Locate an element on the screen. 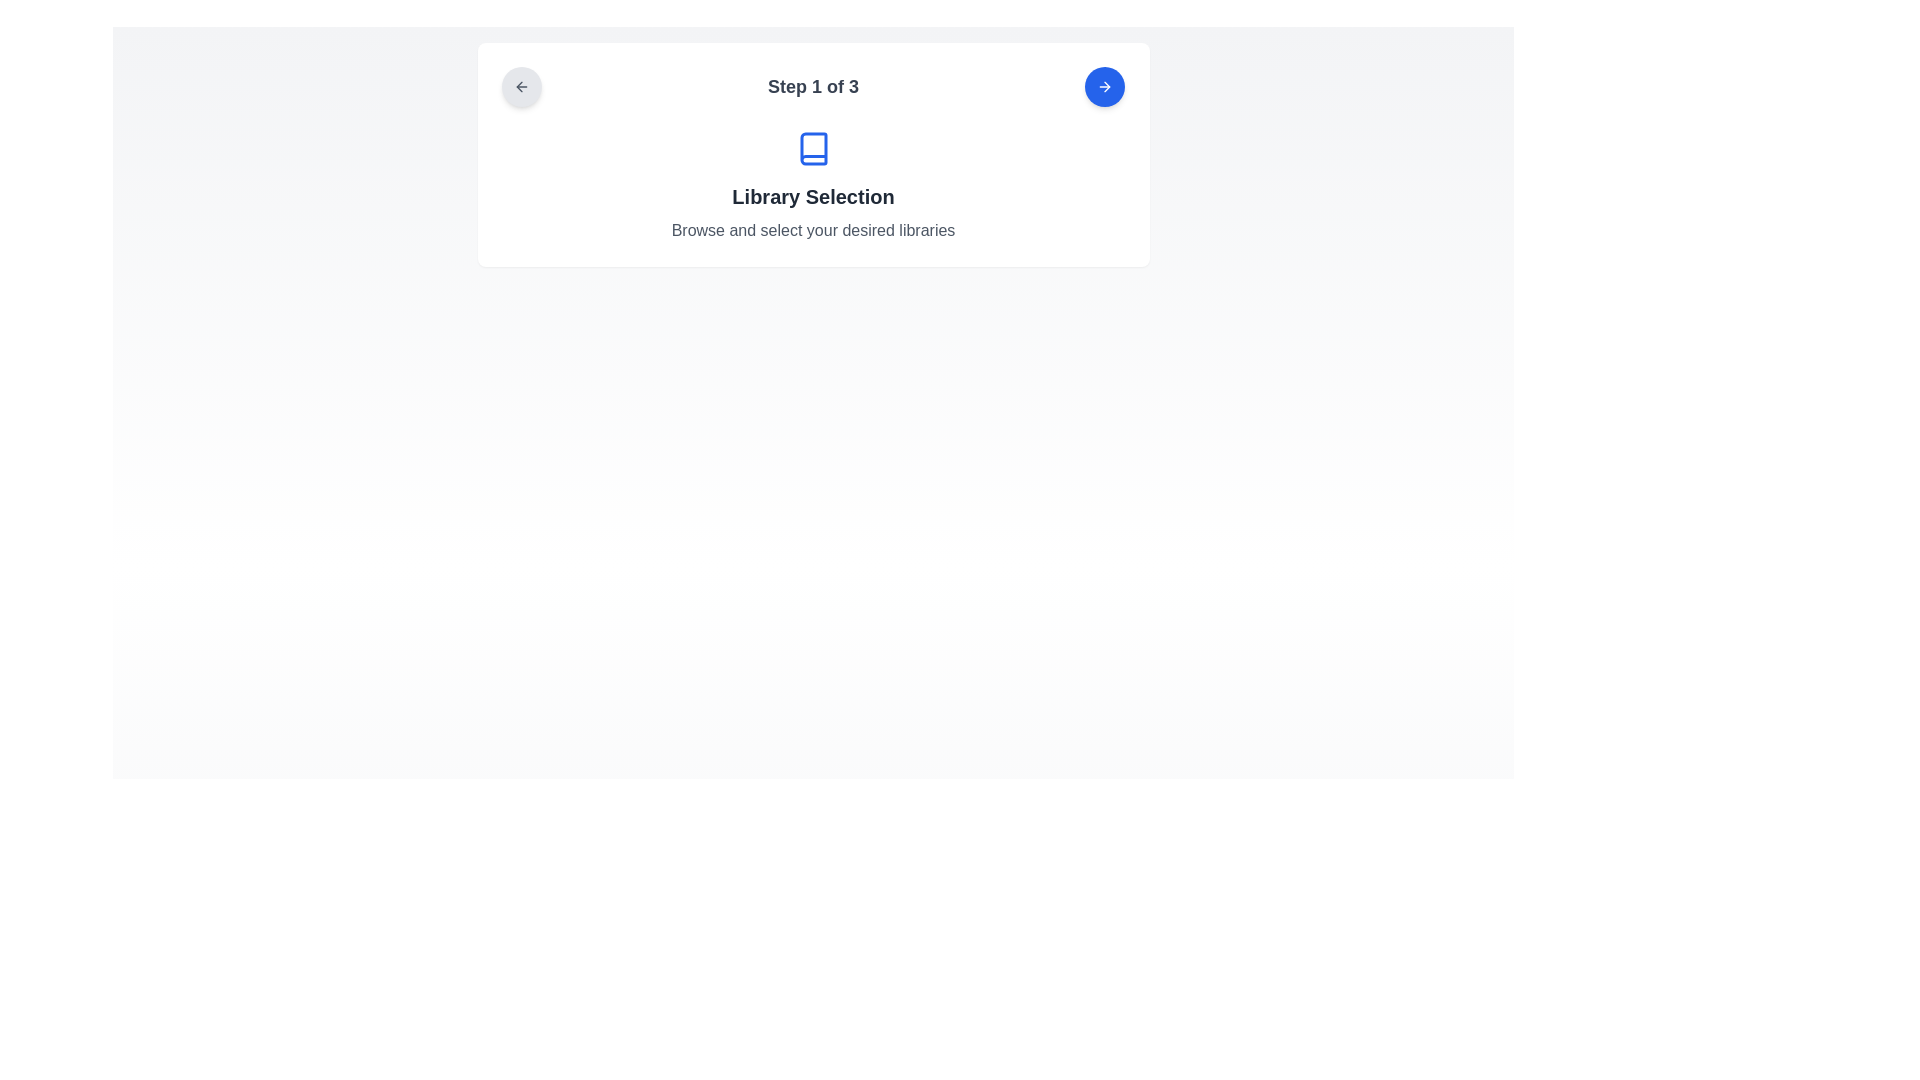  the blue book icon located above the text 'Library Selection' in the header area of the interface is located at coordinates (813, 148).